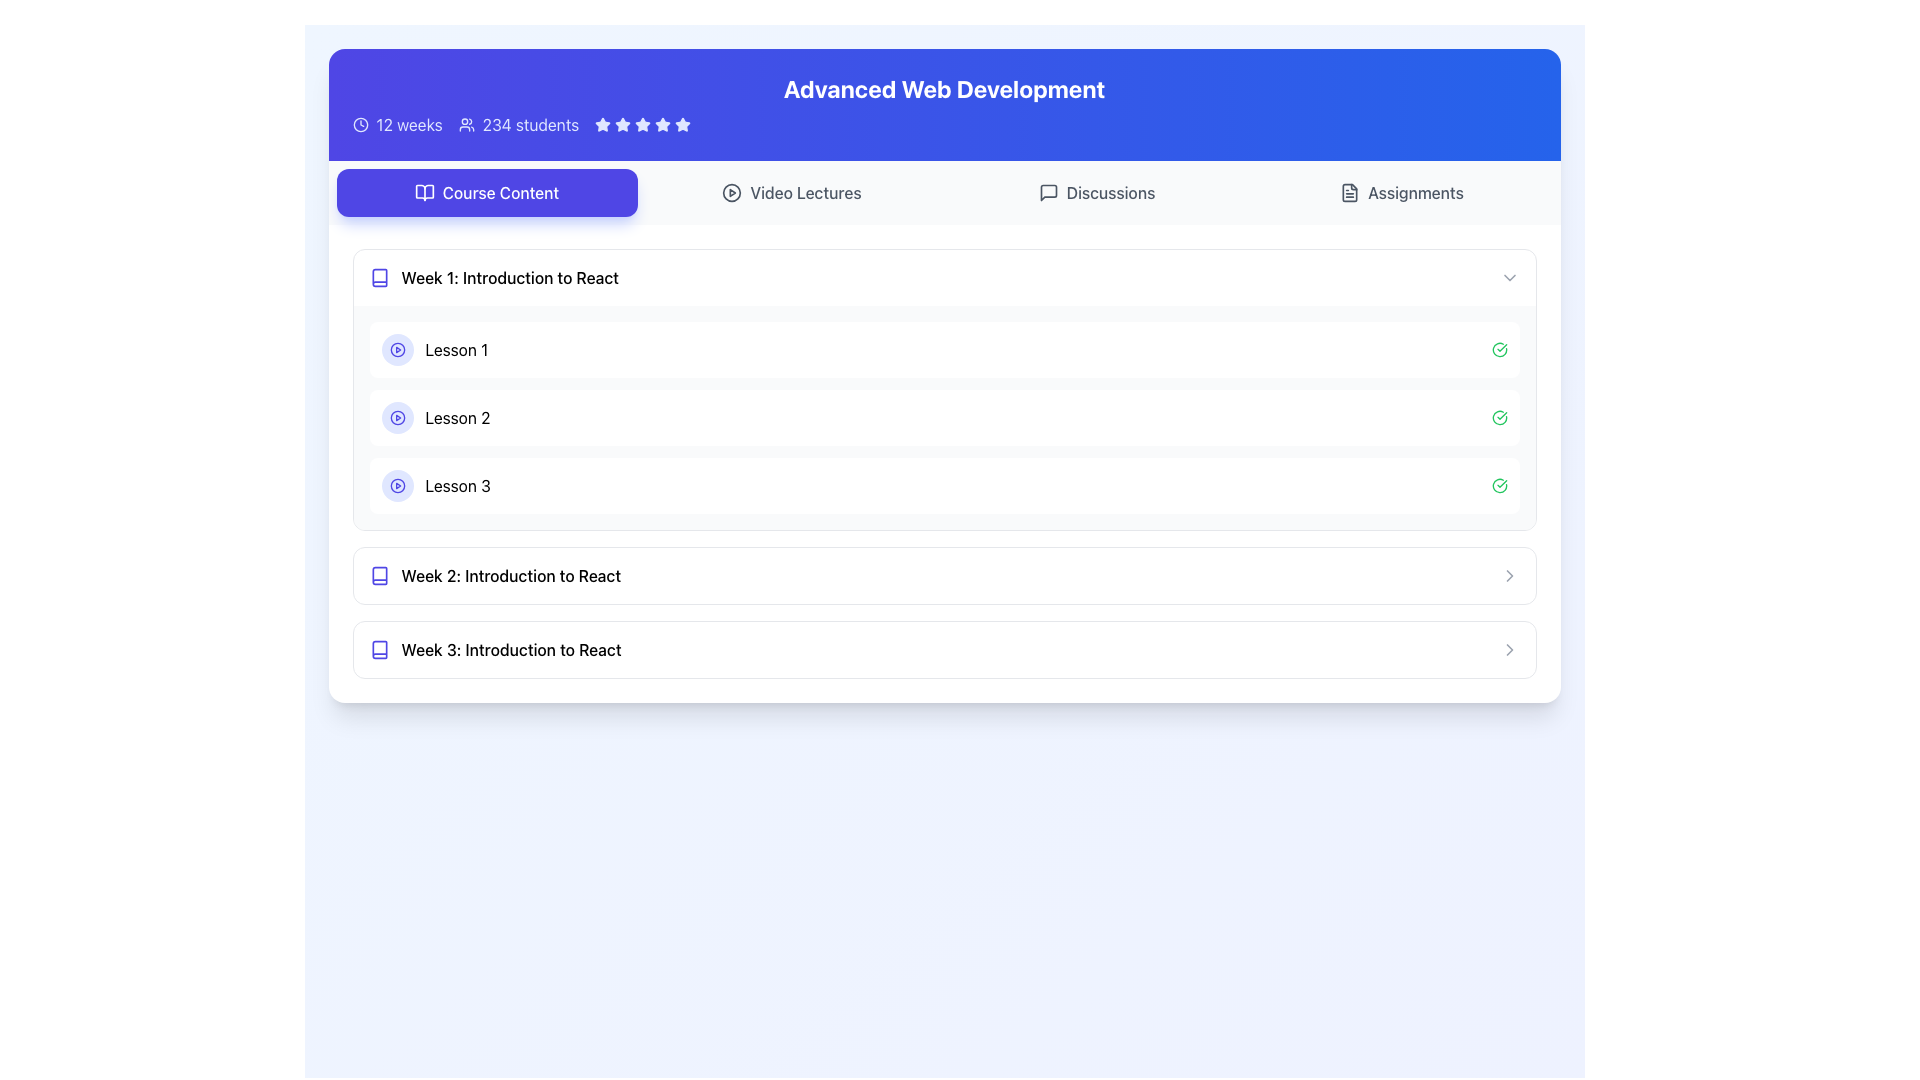  What do you see at coordinates (943, 416) in the screenshot?
I see `the second list item representing 'Lesson 2'` at bounding box center [943, 416].